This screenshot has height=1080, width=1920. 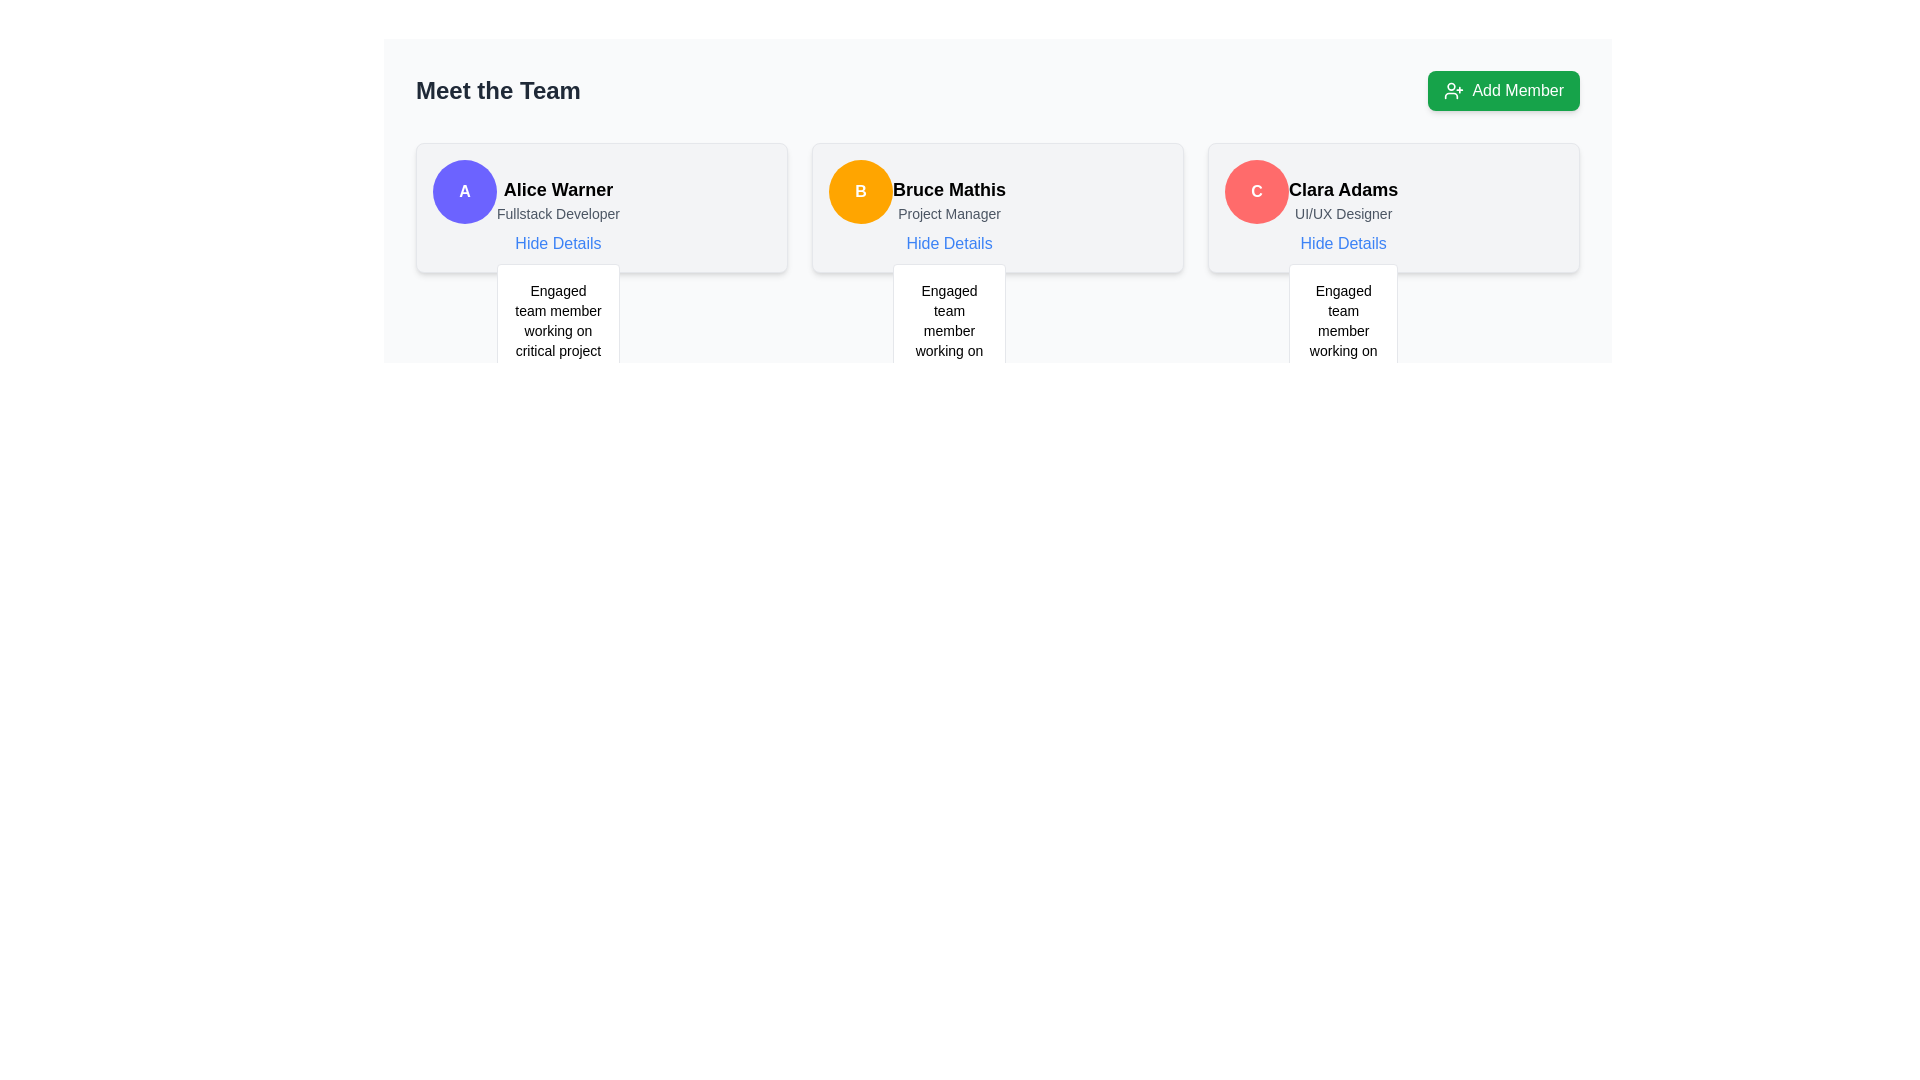 What do you see at coordinates (1343, 242) in the screenshot?
I see `the clickable link below the subtitle 'UI/UX Designer' in the card representing 'Clara Adams'` at bounding box center [1343, 242].